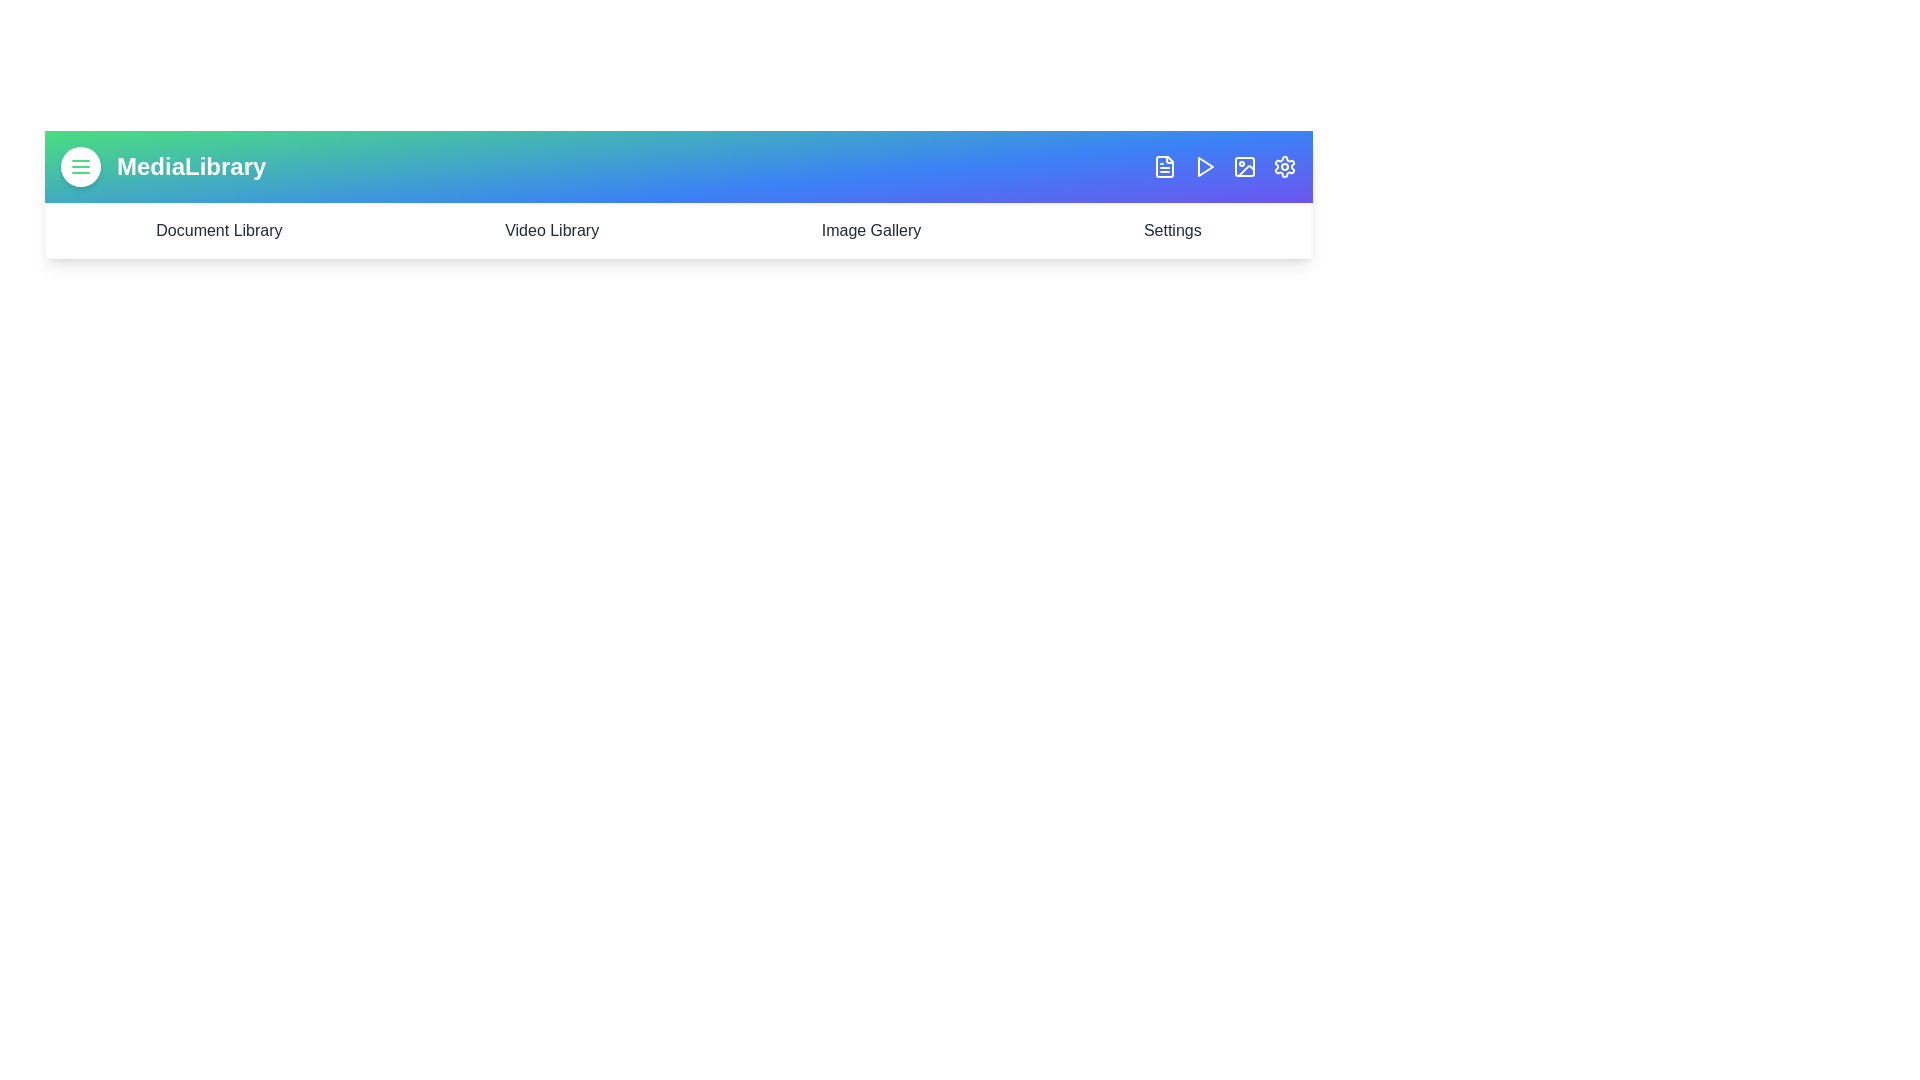  Describe the element at coordinates (191, 165) in the screenshot. I see `the title 'MediaLibrary' displayed in the app bar` at that location.